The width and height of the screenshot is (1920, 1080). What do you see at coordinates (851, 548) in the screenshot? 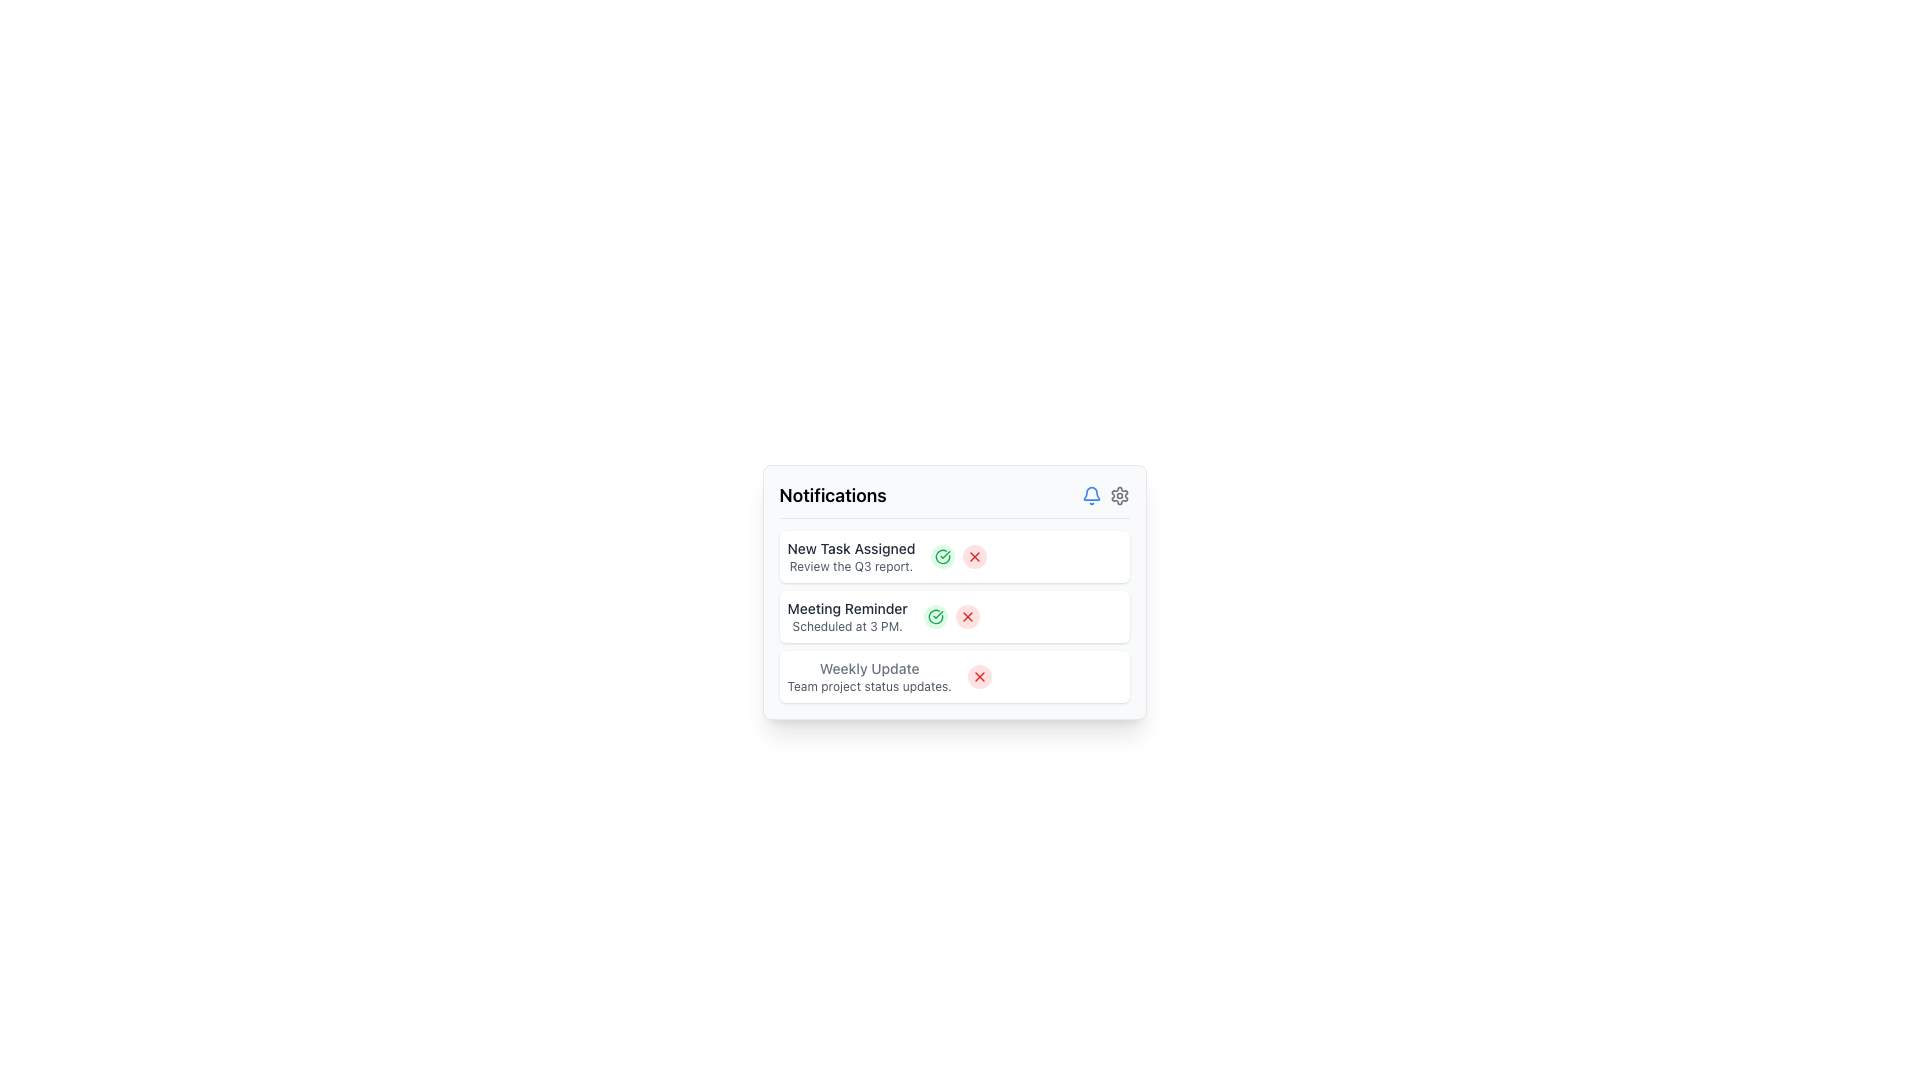
I see `the title Text Label that serves as a headline for the notification content, positioned above the smaller text label within the notification card` at bounding box center [851, 548].